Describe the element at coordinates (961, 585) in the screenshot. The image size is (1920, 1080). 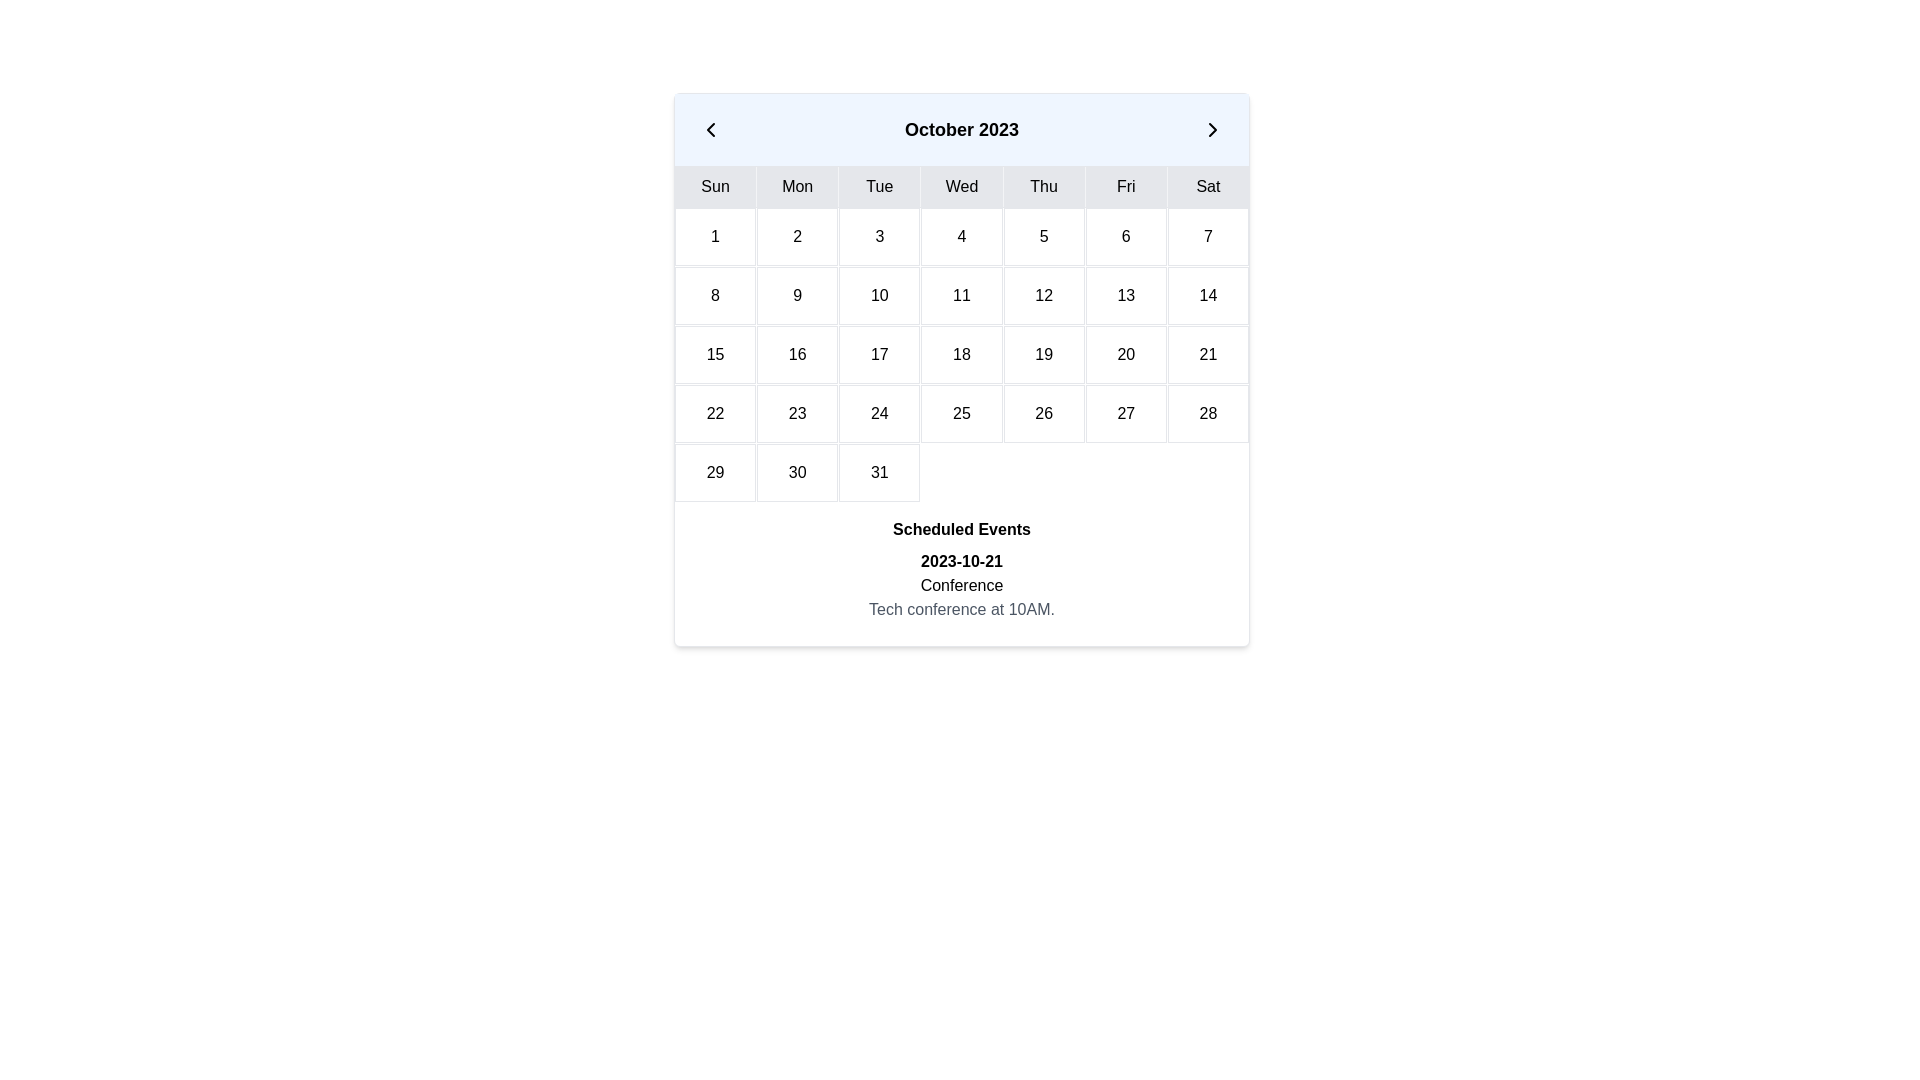
I see `text content of the Text Label displaying 'Conference', which is located below the date '2023-10-21' and above the description 'Tech conference at 10AM.'` at that location.